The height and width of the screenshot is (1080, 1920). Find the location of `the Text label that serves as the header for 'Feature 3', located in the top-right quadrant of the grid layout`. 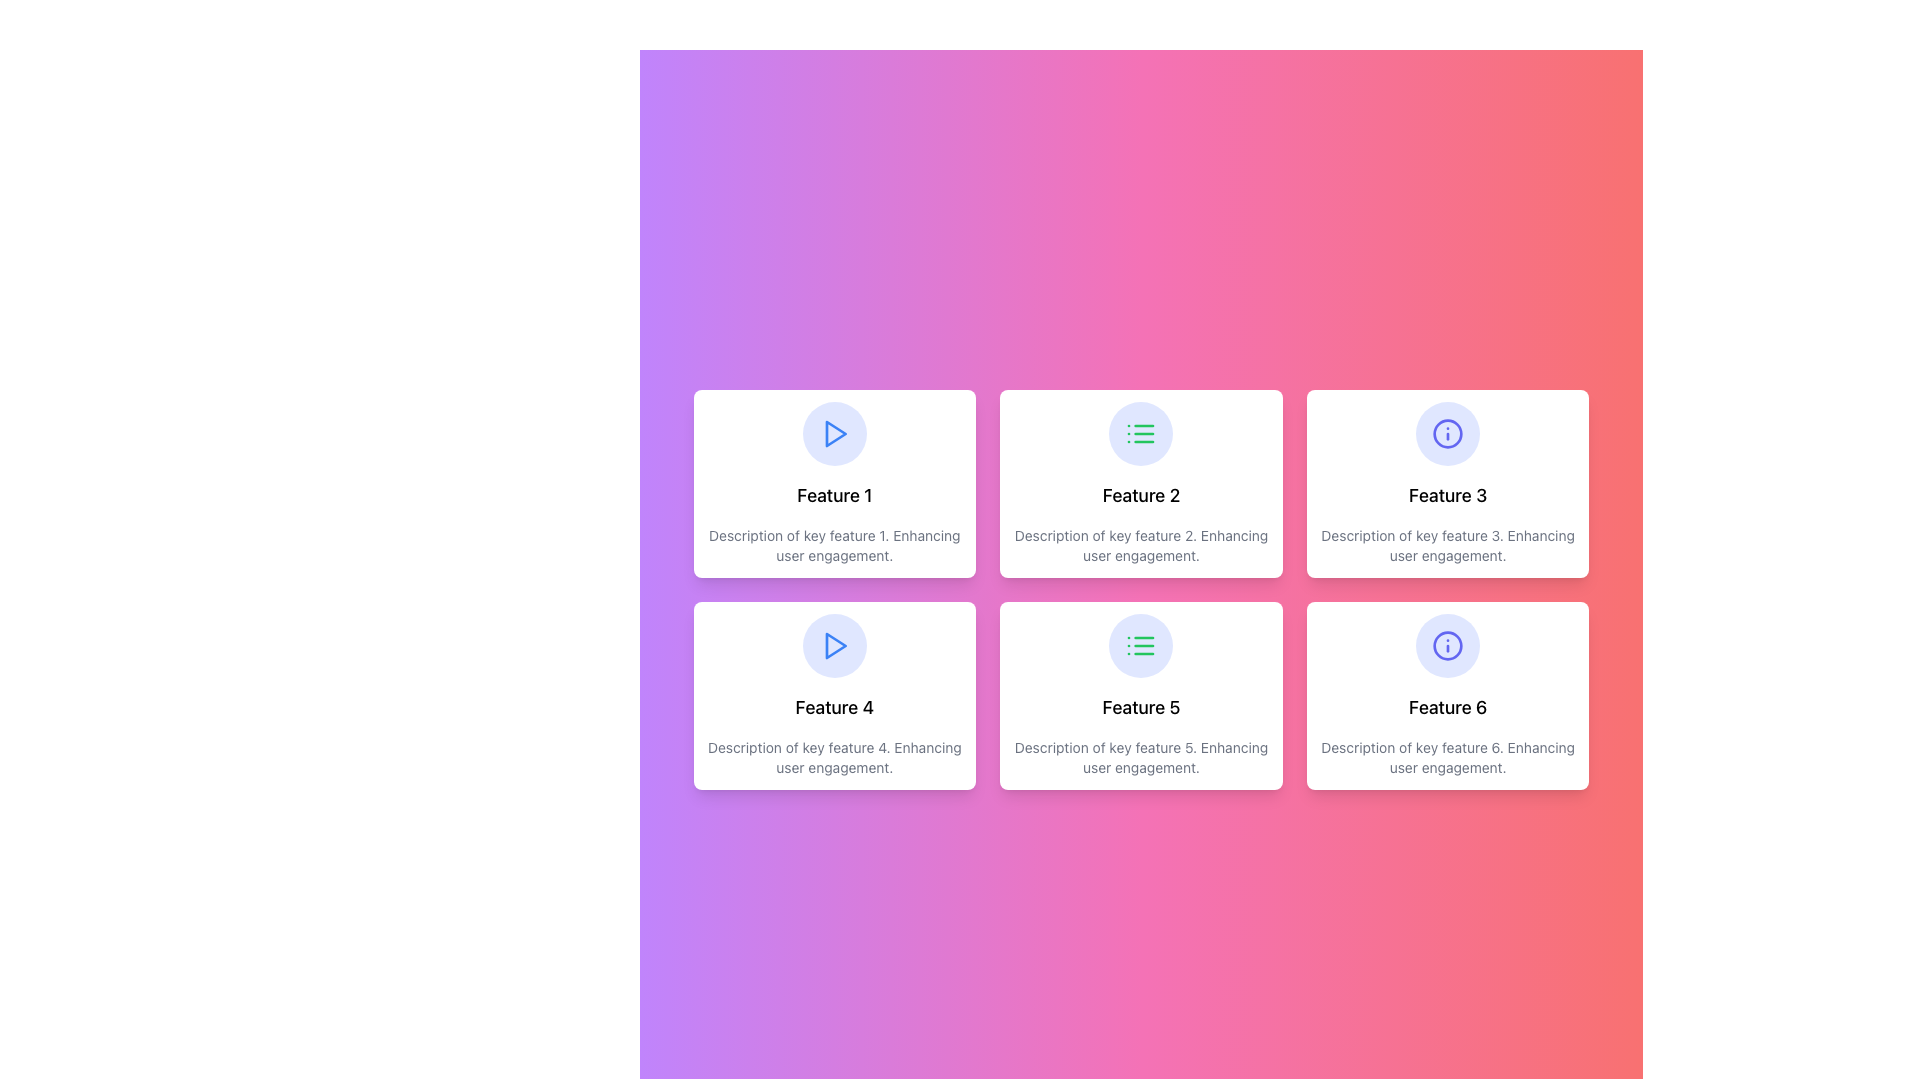

the Text label that serves as the header for 'Feature 3', located in the top-right quadrant of the grid layout is located at coordinates (1448, 495).